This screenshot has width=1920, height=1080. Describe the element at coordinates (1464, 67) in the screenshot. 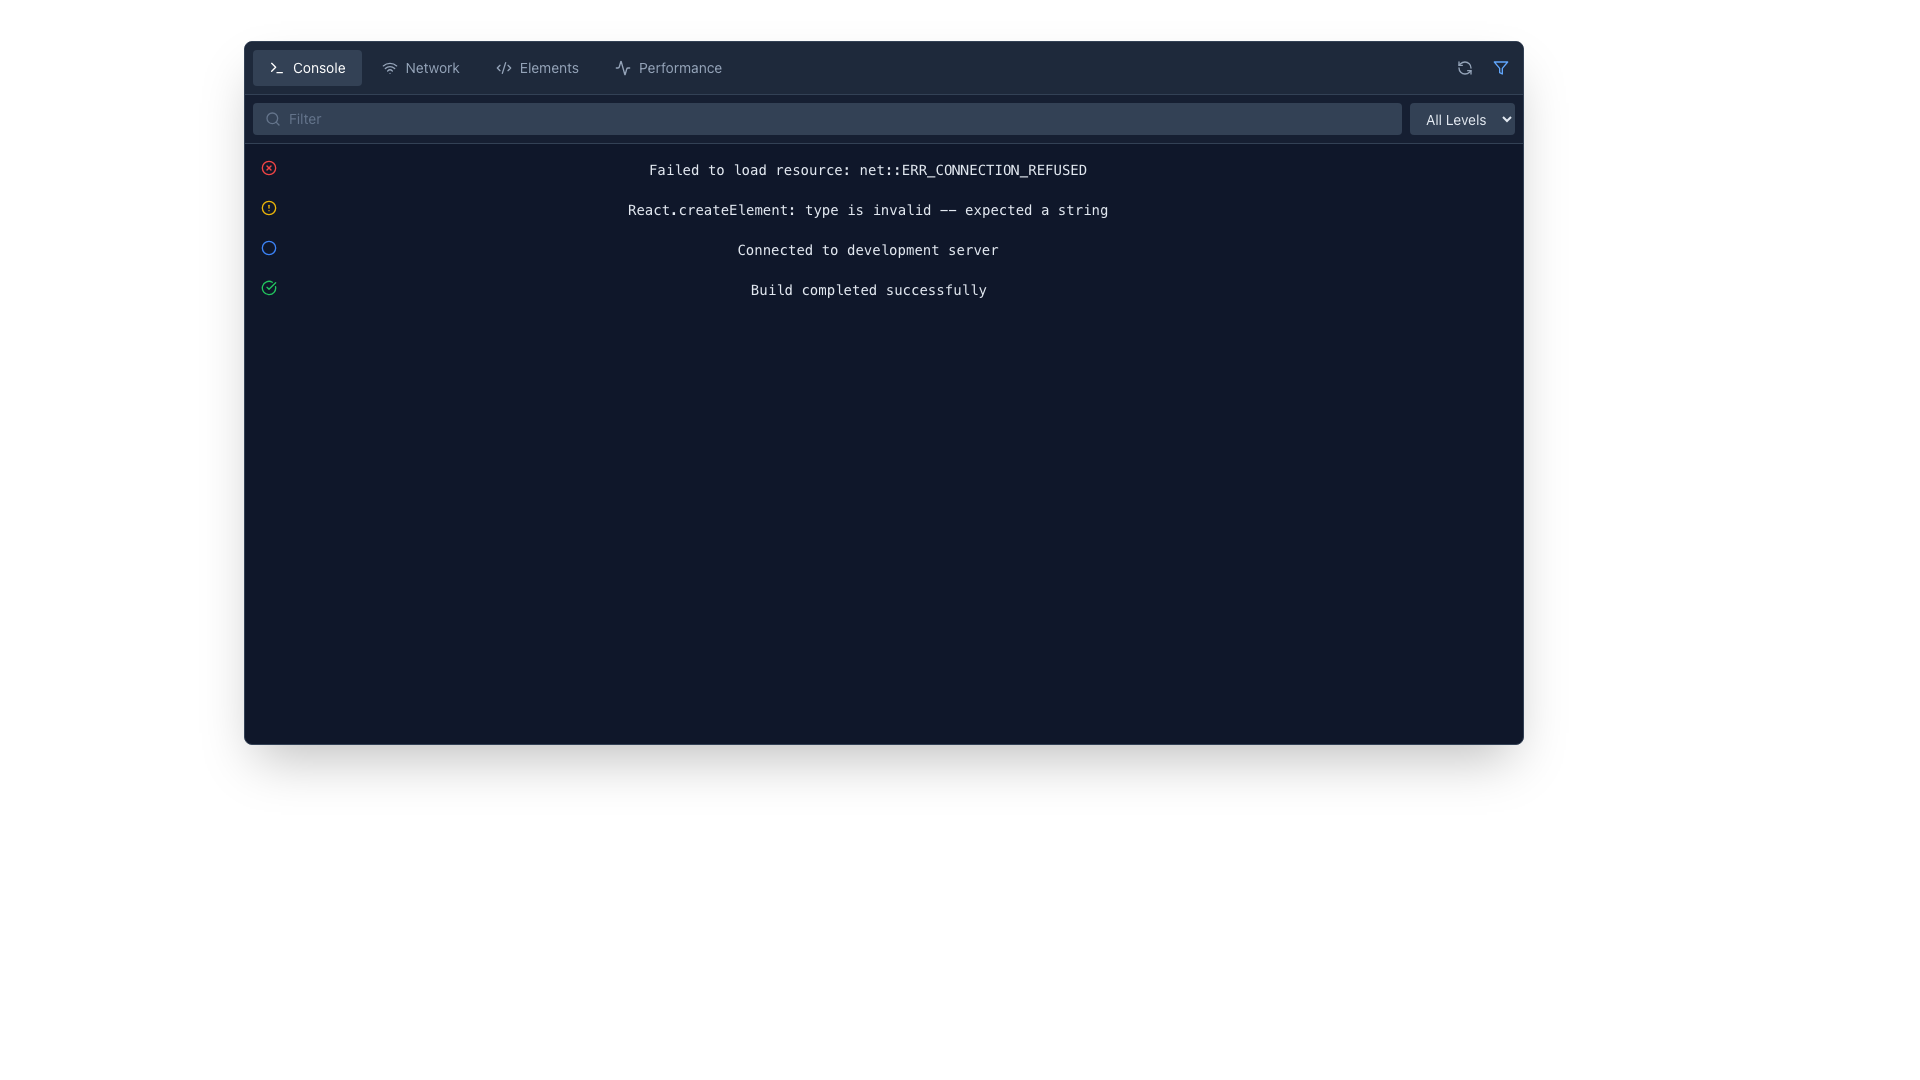

I see `the circular refresh icon located in the top-right corner of the interface to change its appearance` at that location.